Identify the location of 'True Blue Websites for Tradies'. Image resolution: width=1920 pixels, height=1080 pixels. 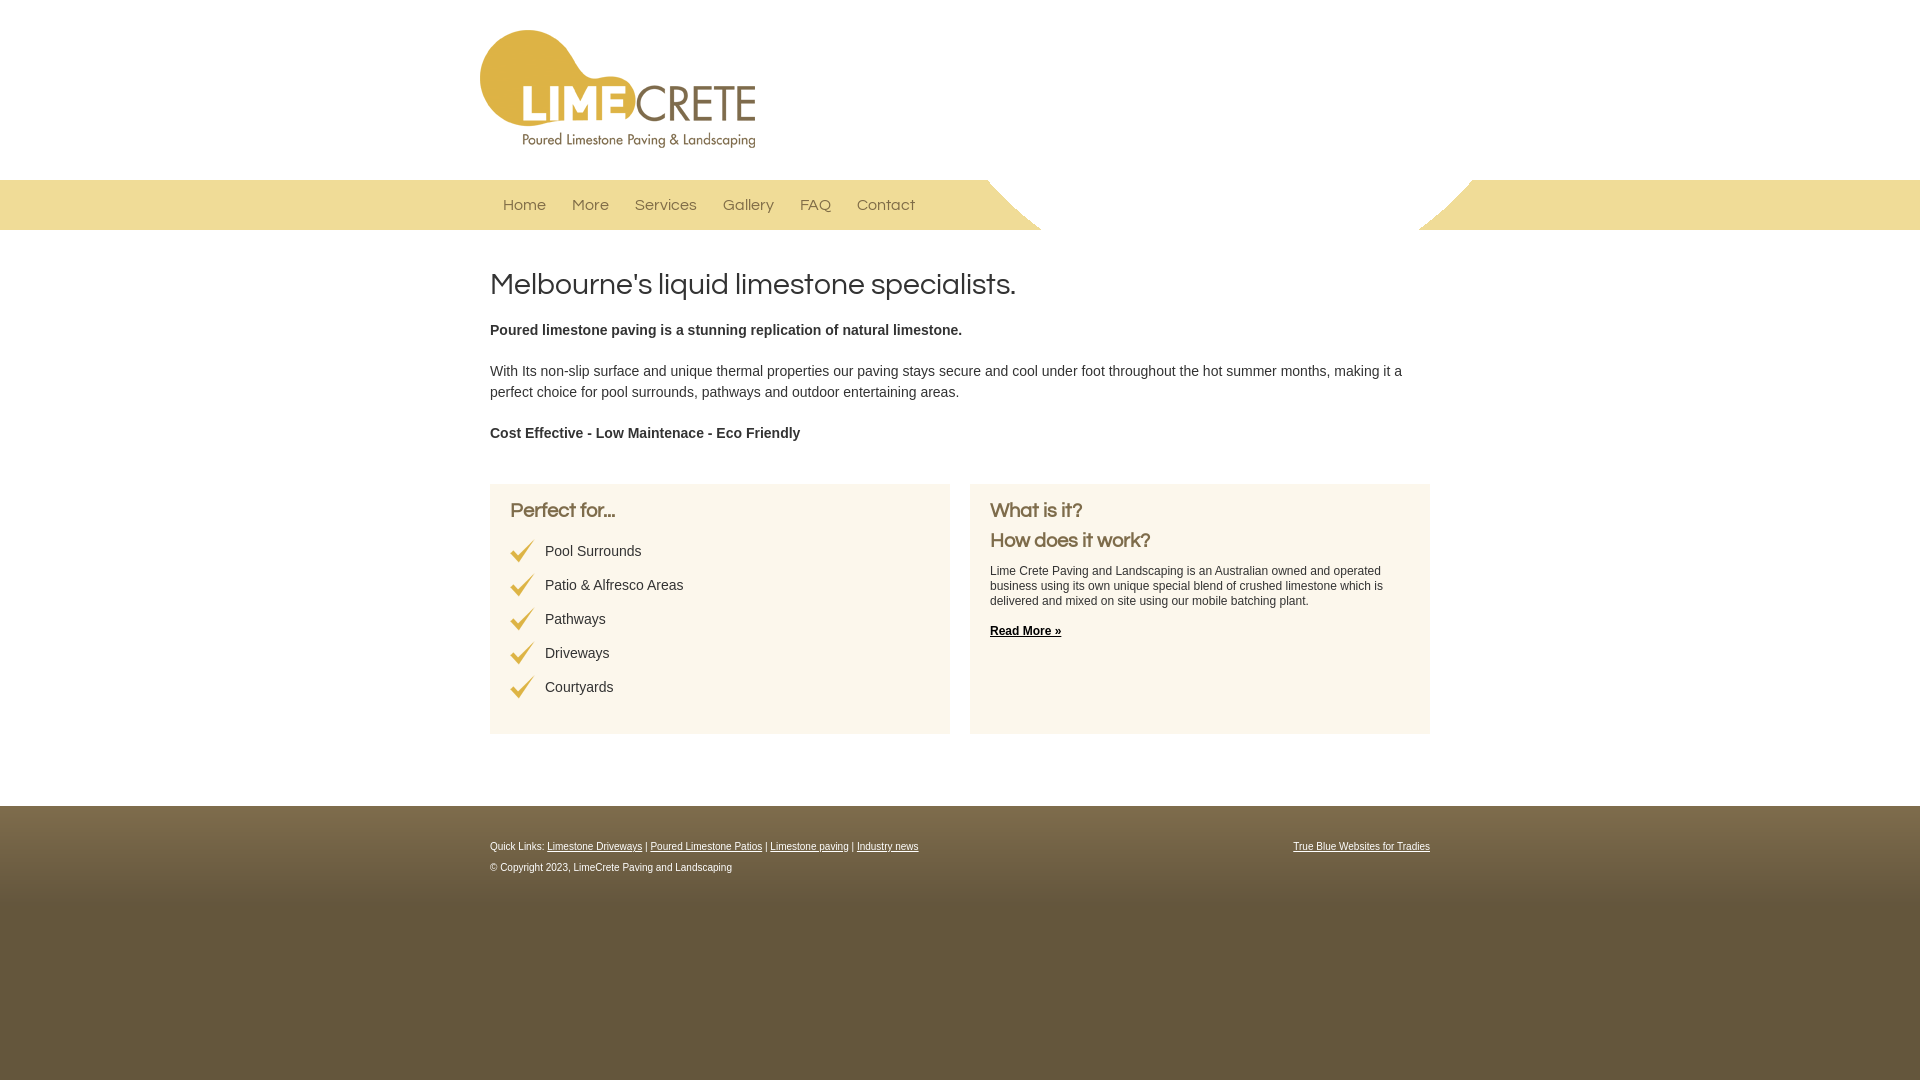
(1292, 846).